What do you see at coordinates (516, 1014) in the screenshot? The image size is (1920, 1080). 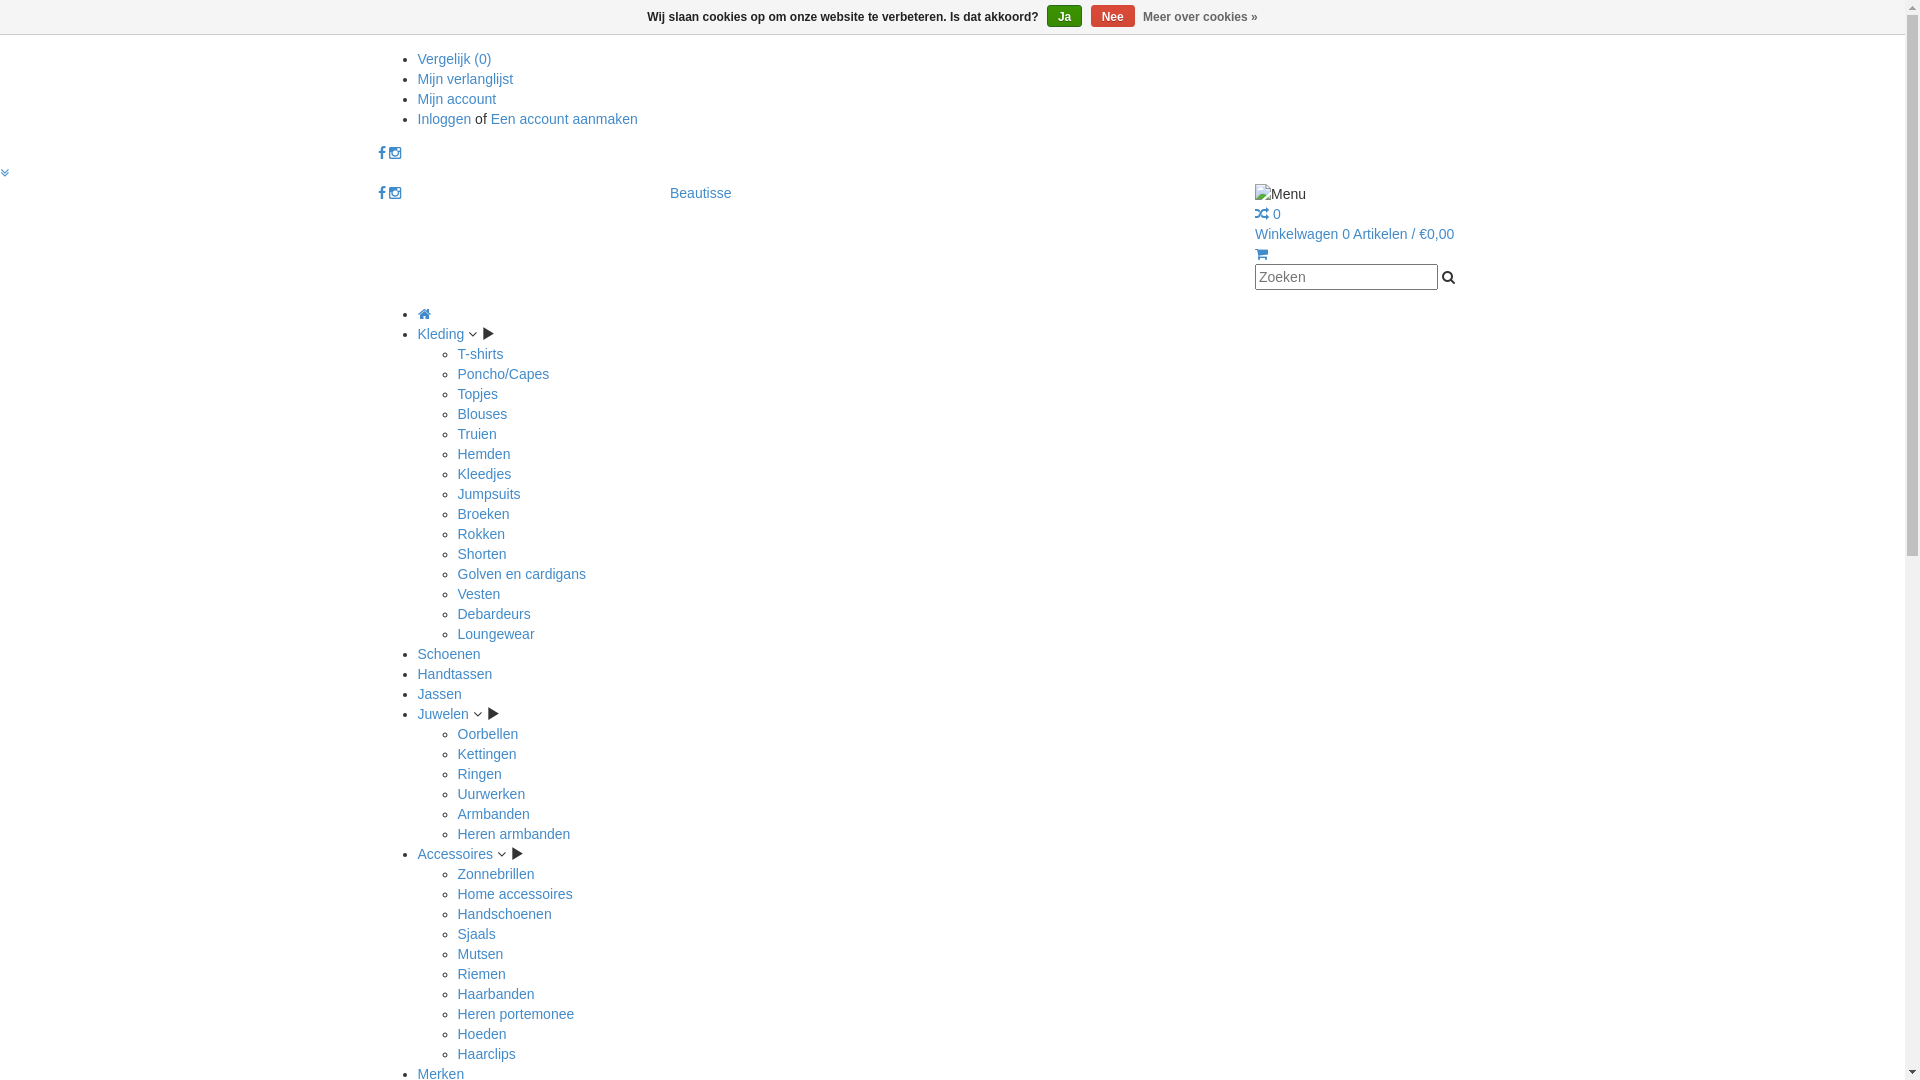 I see `'Heren portemonee'` at bounding box center [516, 1014].